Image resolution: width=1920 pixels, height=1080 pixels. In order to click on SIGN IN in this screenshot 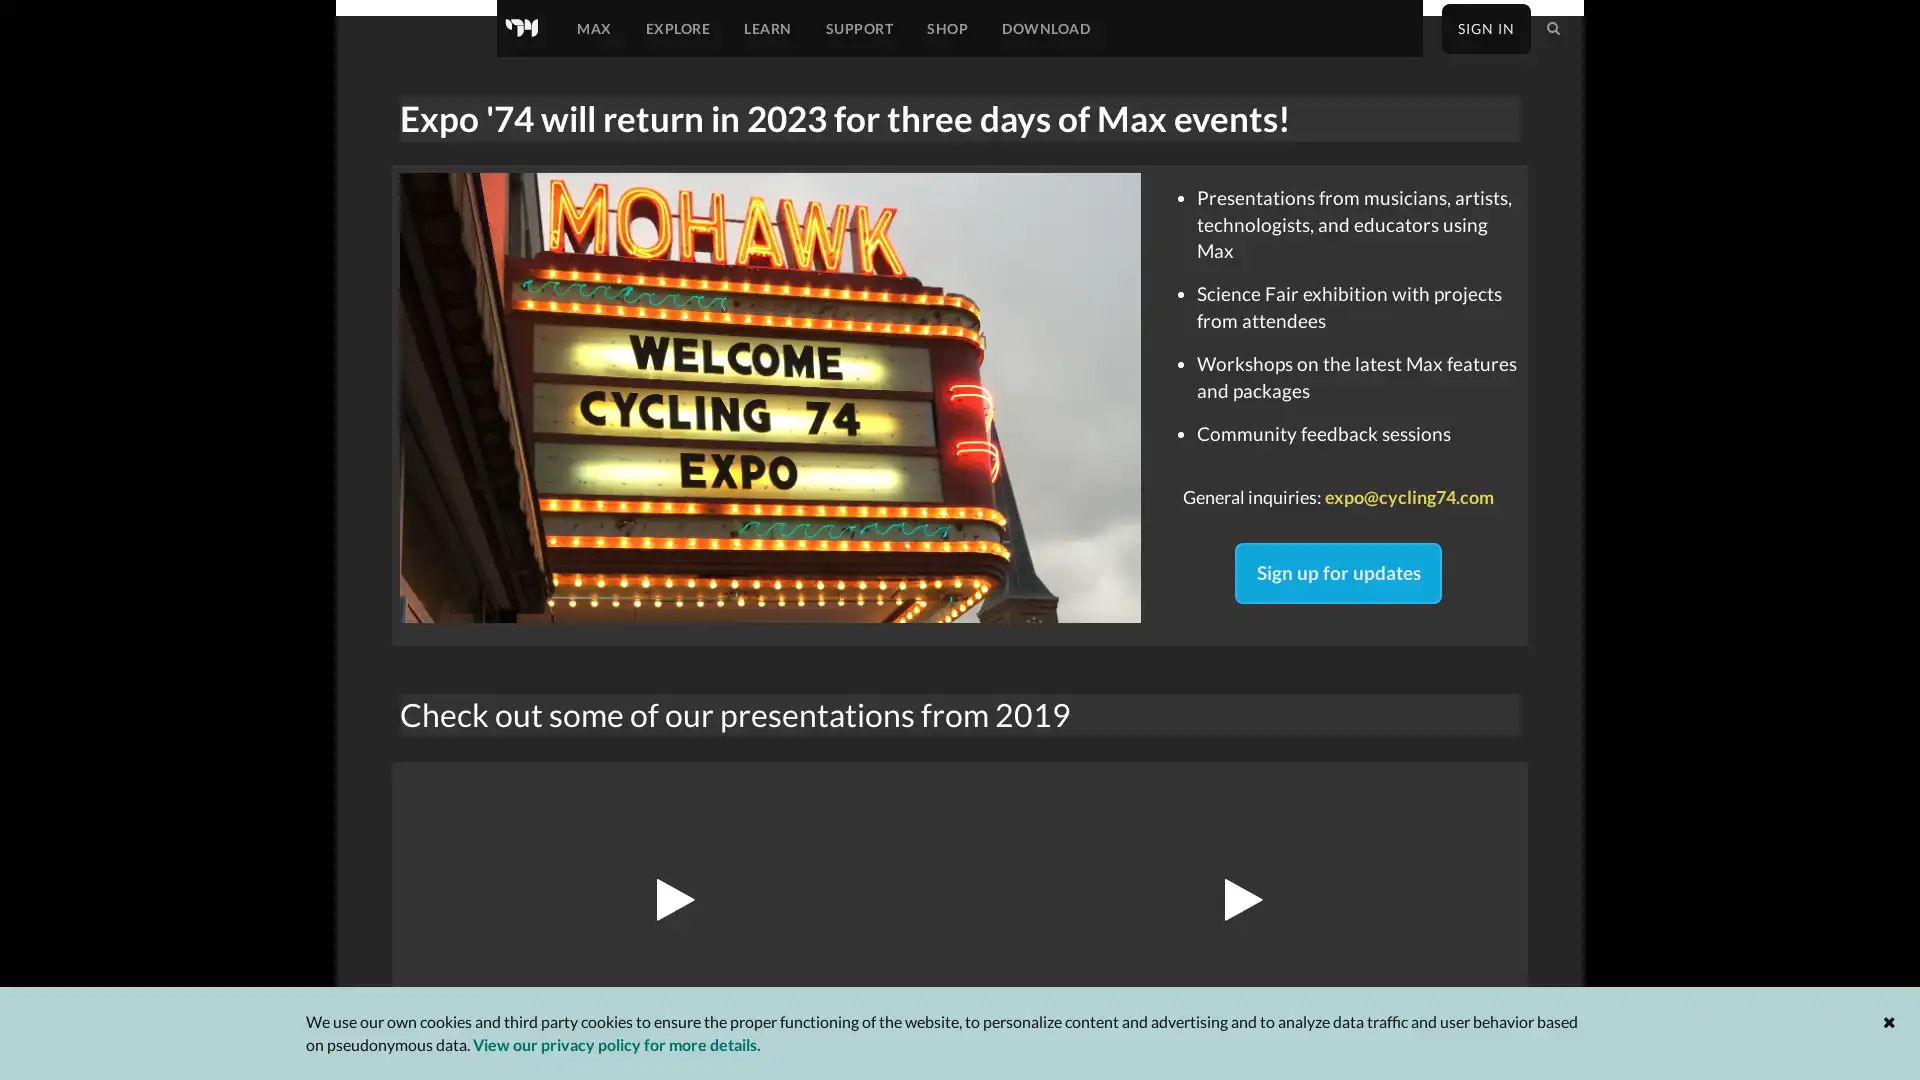, I will do `click(1486, 29)`.